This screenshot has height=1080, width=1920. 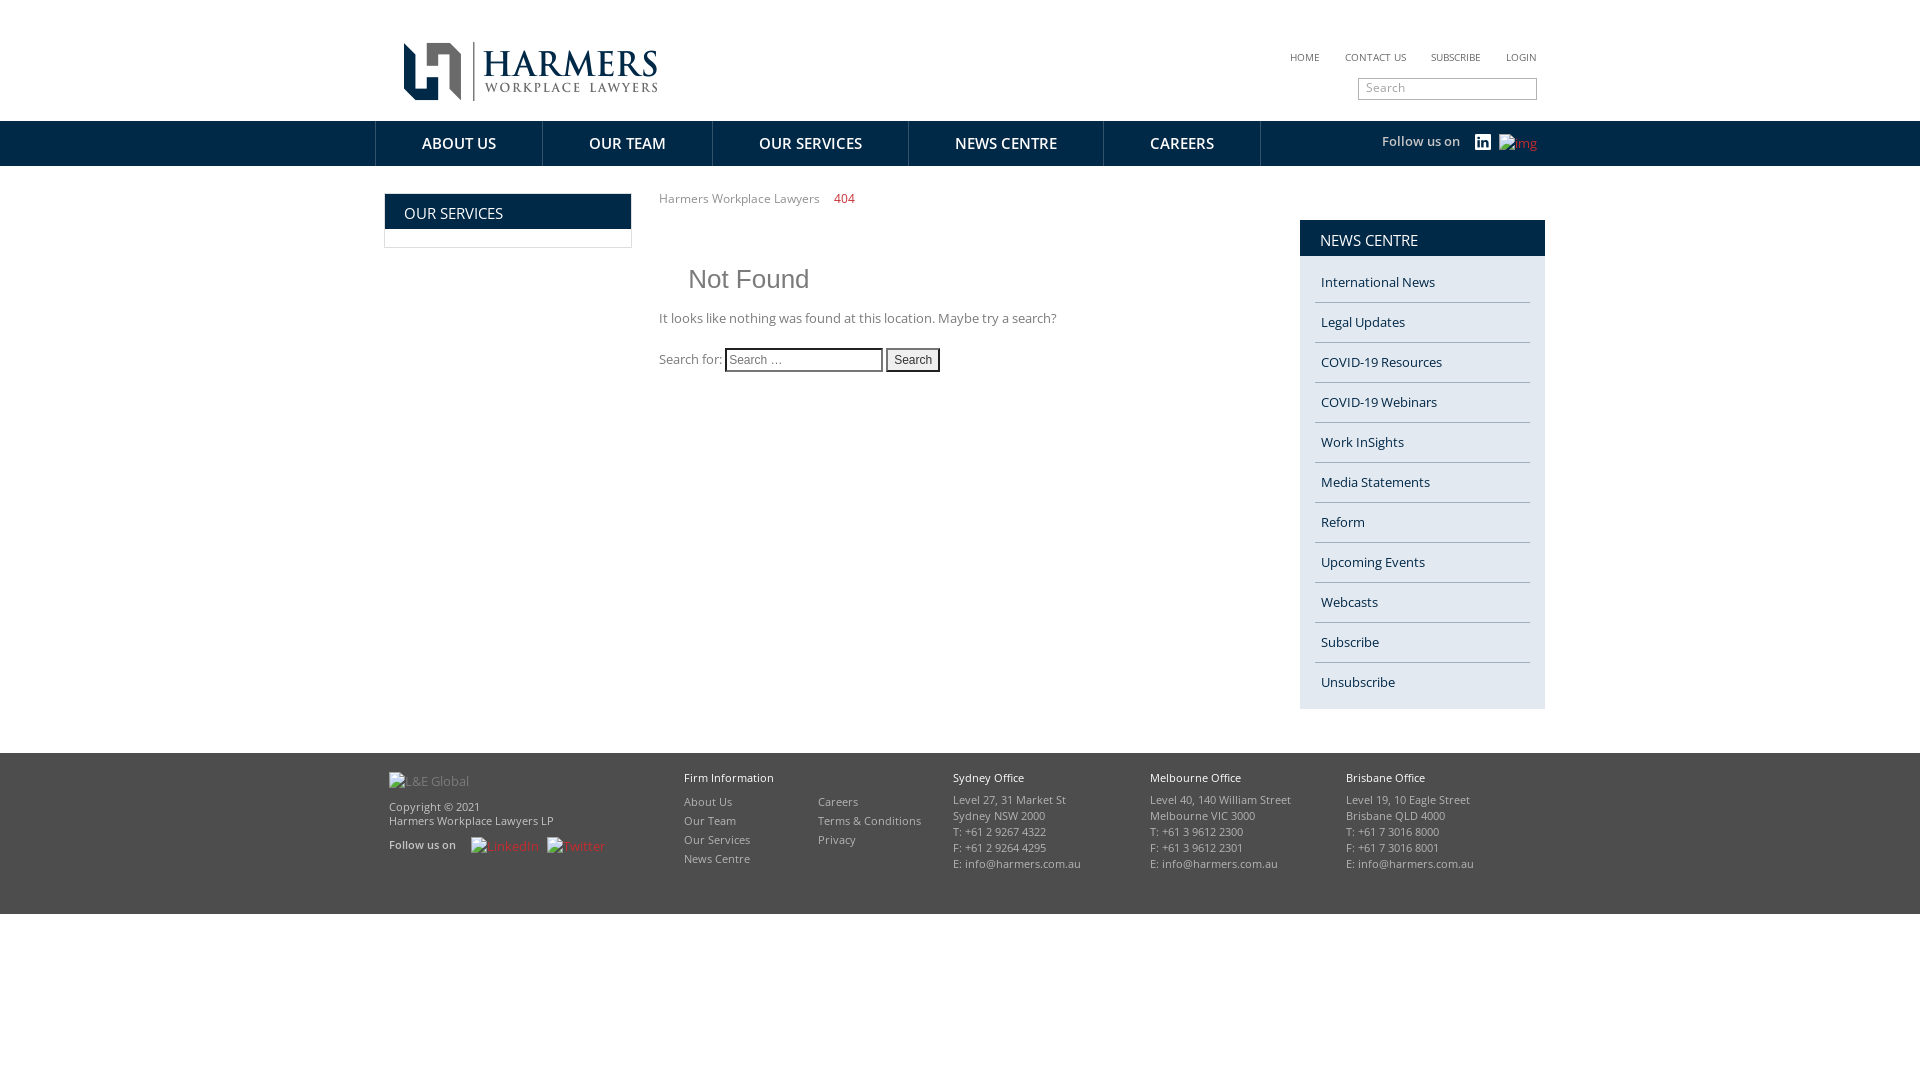 What do you see at coordinates (1421, 601) in the screenshot?
I see `'Webcasts'` at bounding box center [1421, 601].